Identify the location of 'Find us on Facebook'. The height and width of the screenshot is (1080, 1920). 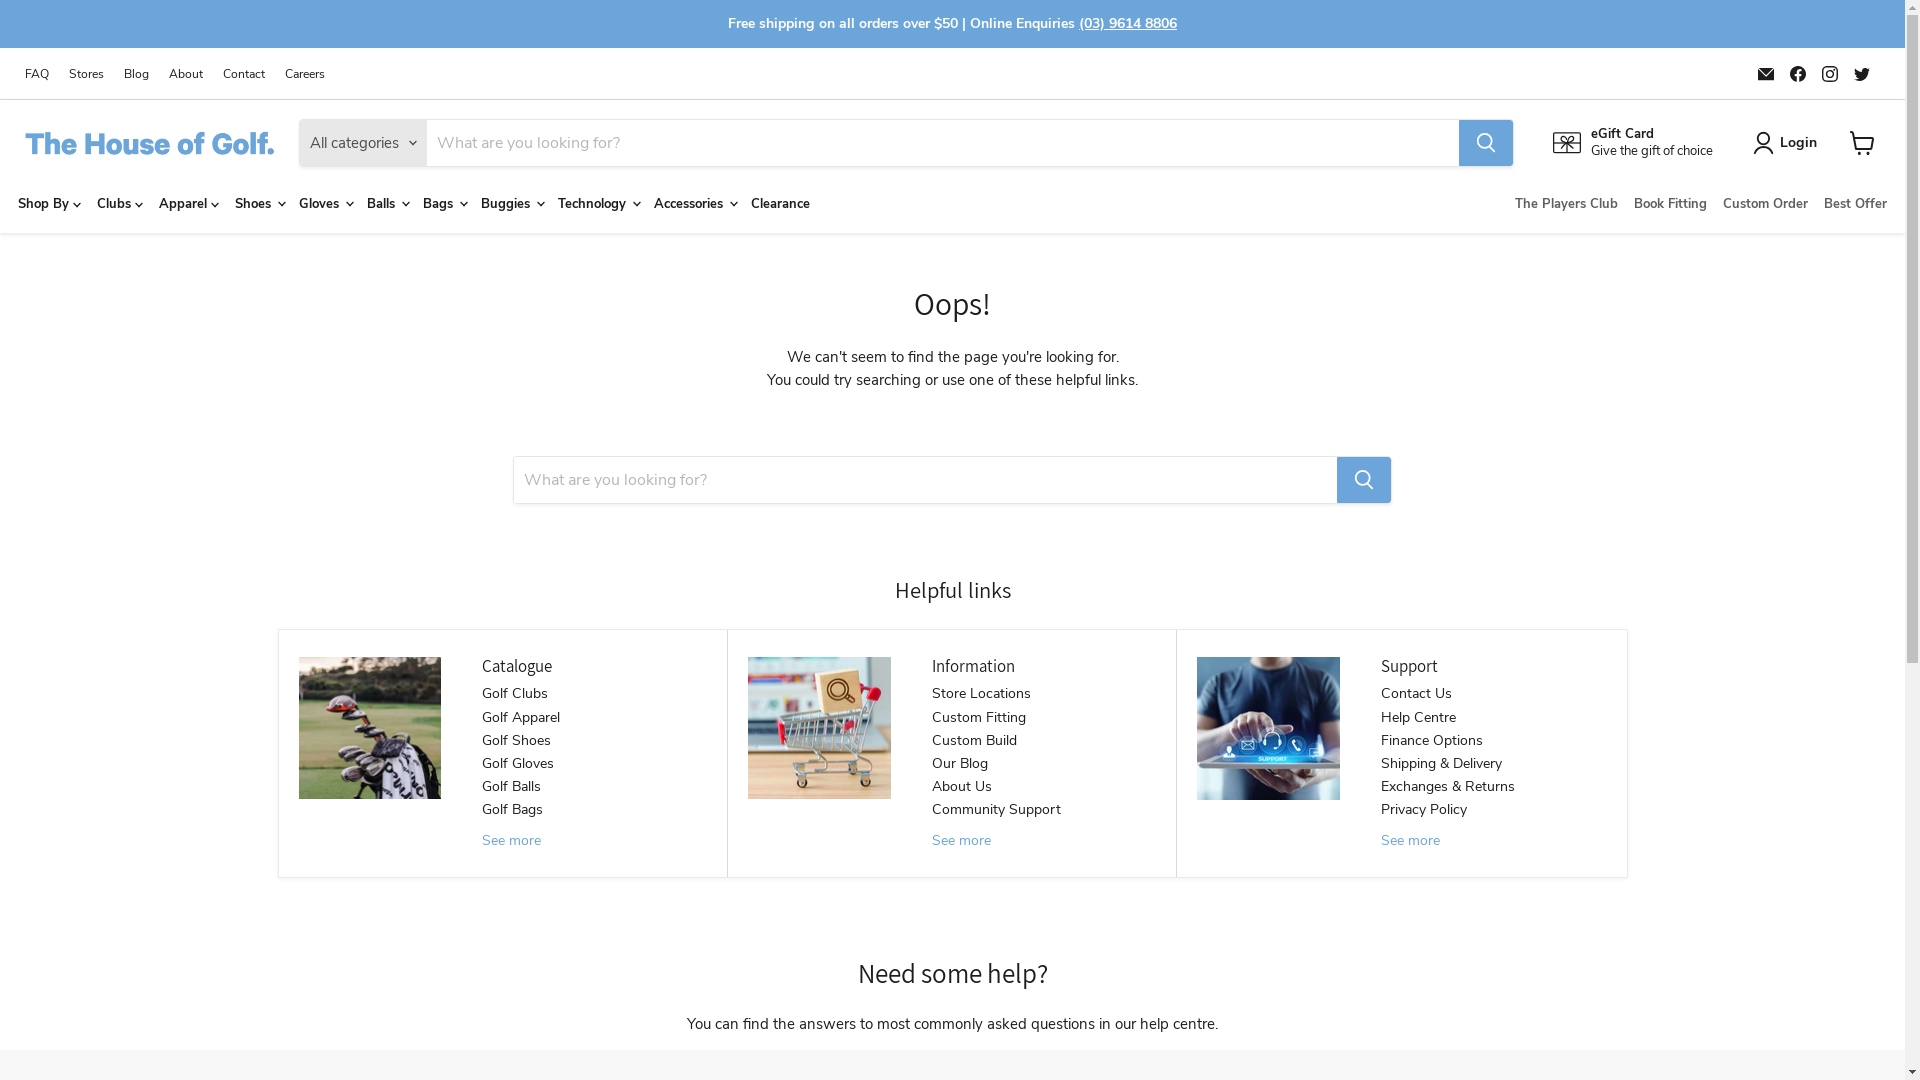
(1798, 72).